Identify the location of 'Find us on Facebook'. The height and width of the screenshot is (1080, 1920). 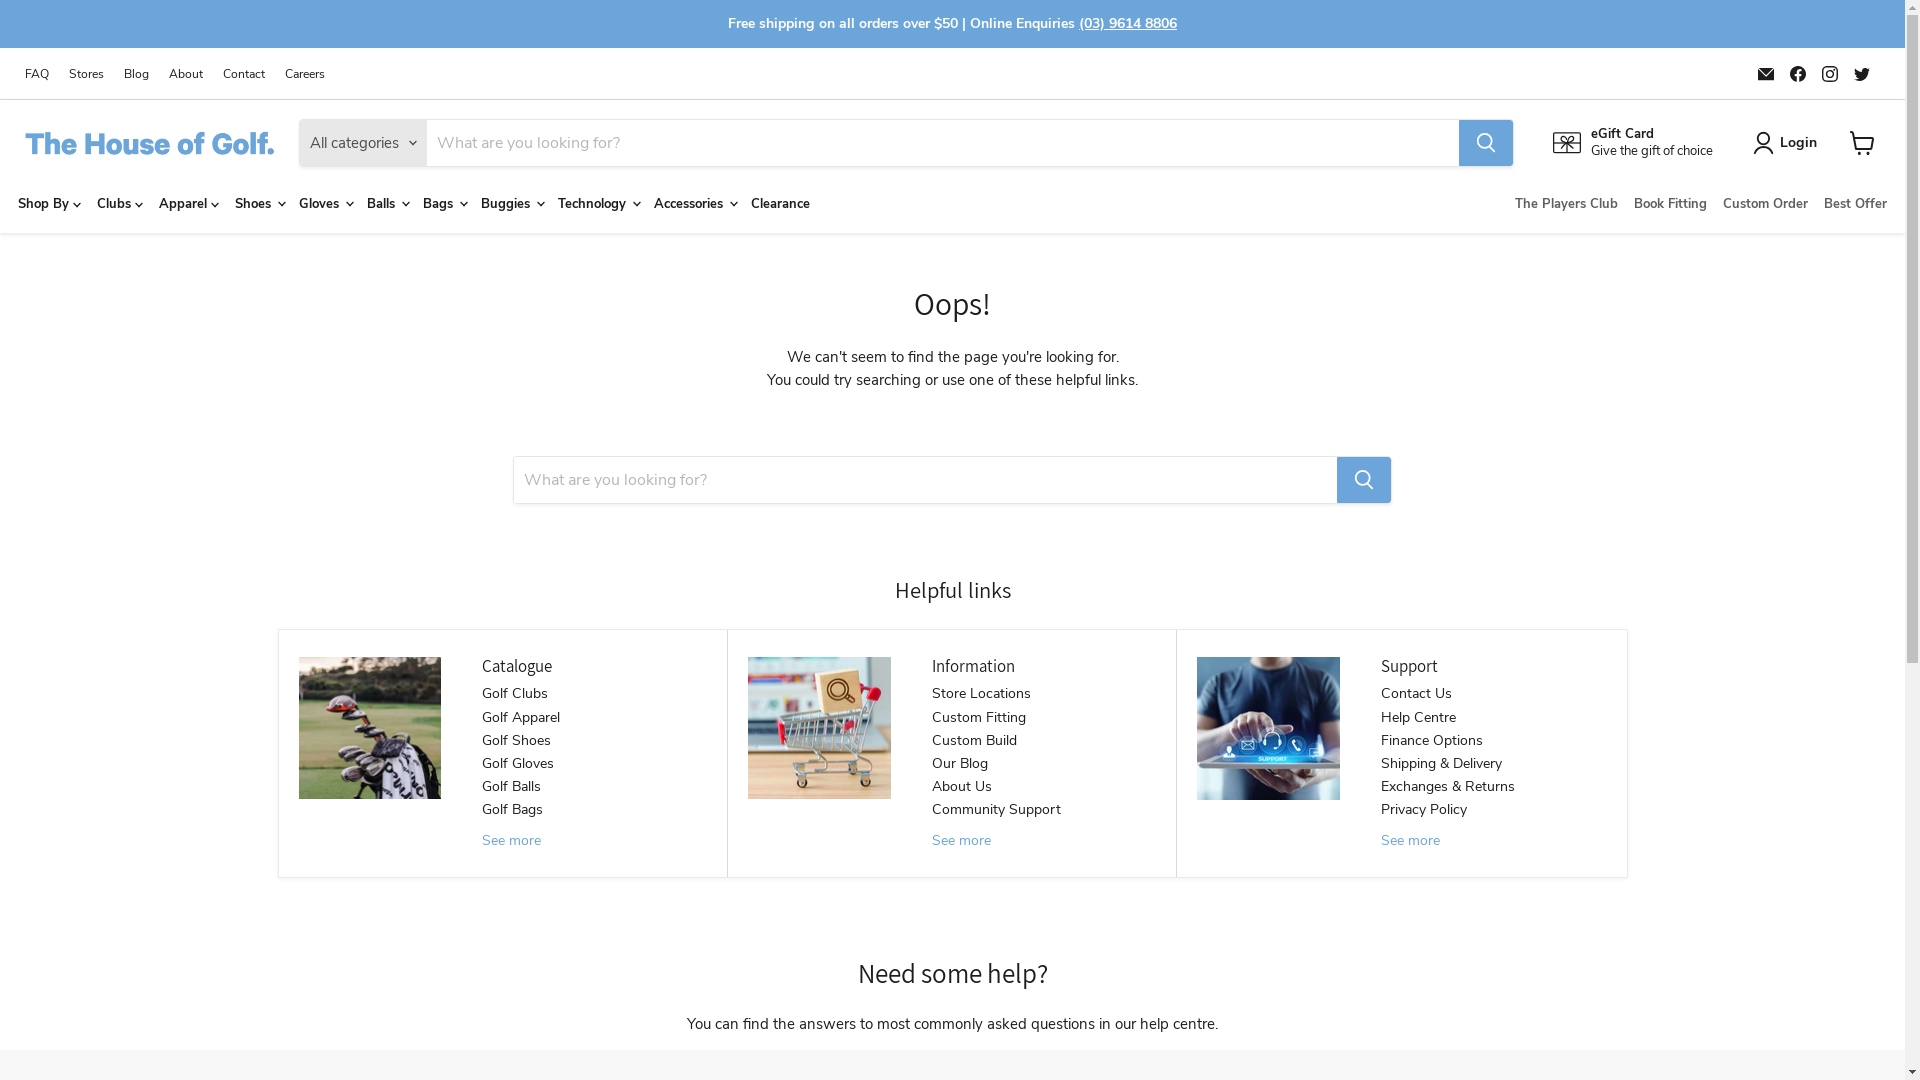
(1798, 72).